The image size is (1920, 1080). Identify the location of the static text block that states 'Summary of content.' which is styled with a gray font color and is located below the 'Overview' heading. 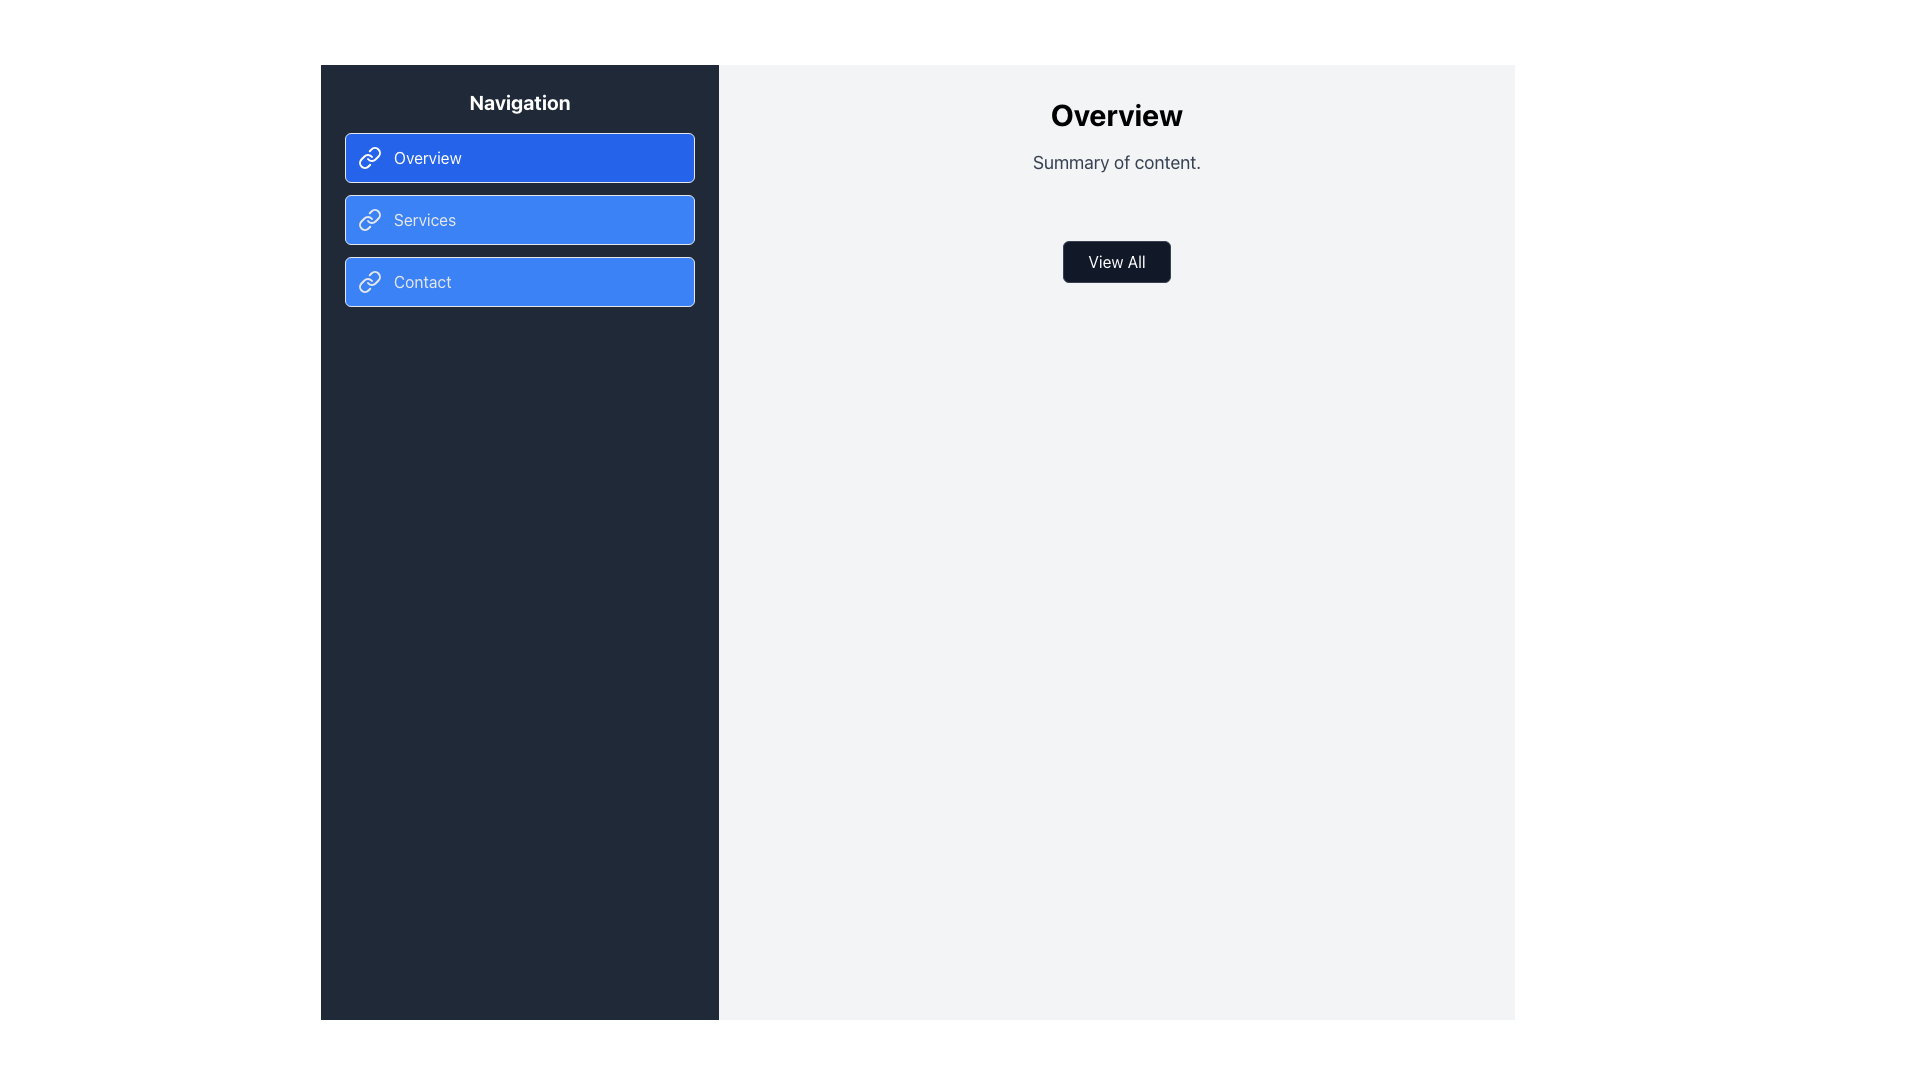
(1116, 161).